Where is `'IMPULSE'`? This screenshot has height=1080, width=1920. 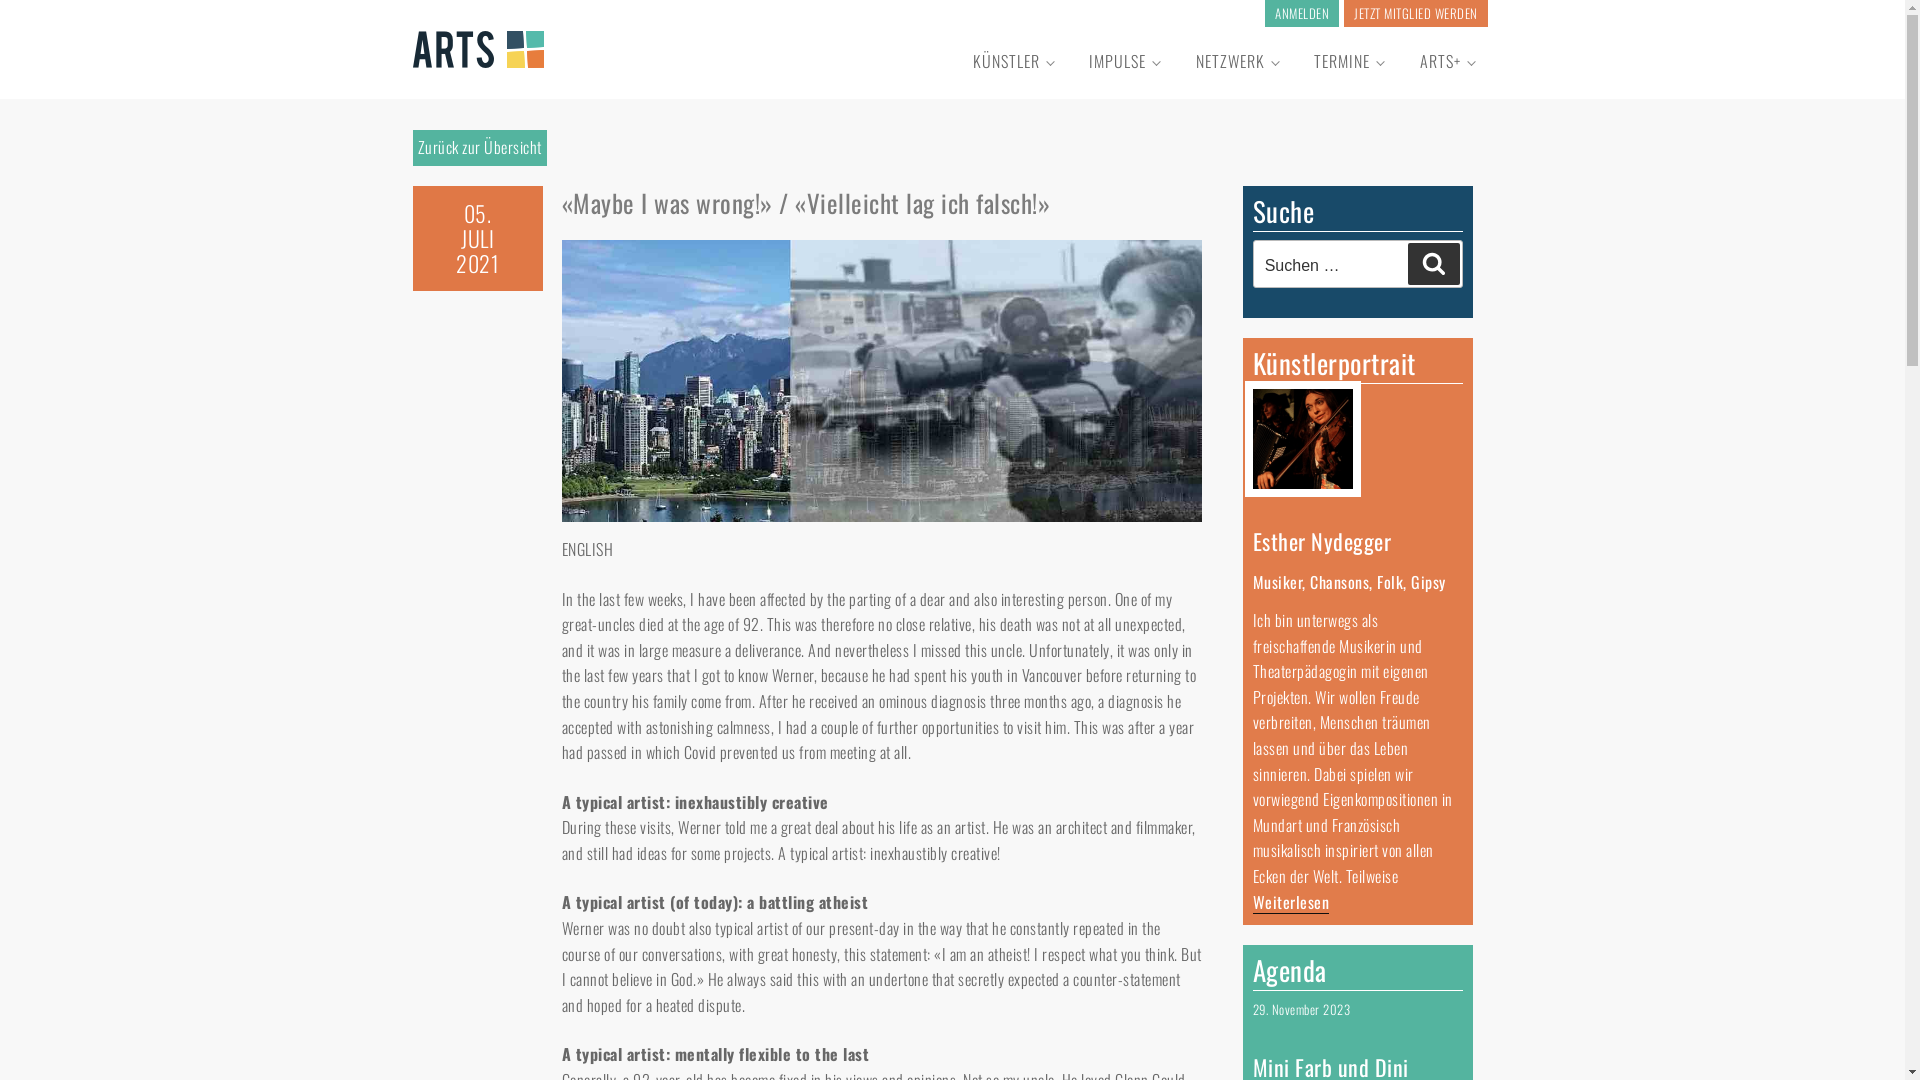
'IMPULSE' is located at coordinates (1124, 60).